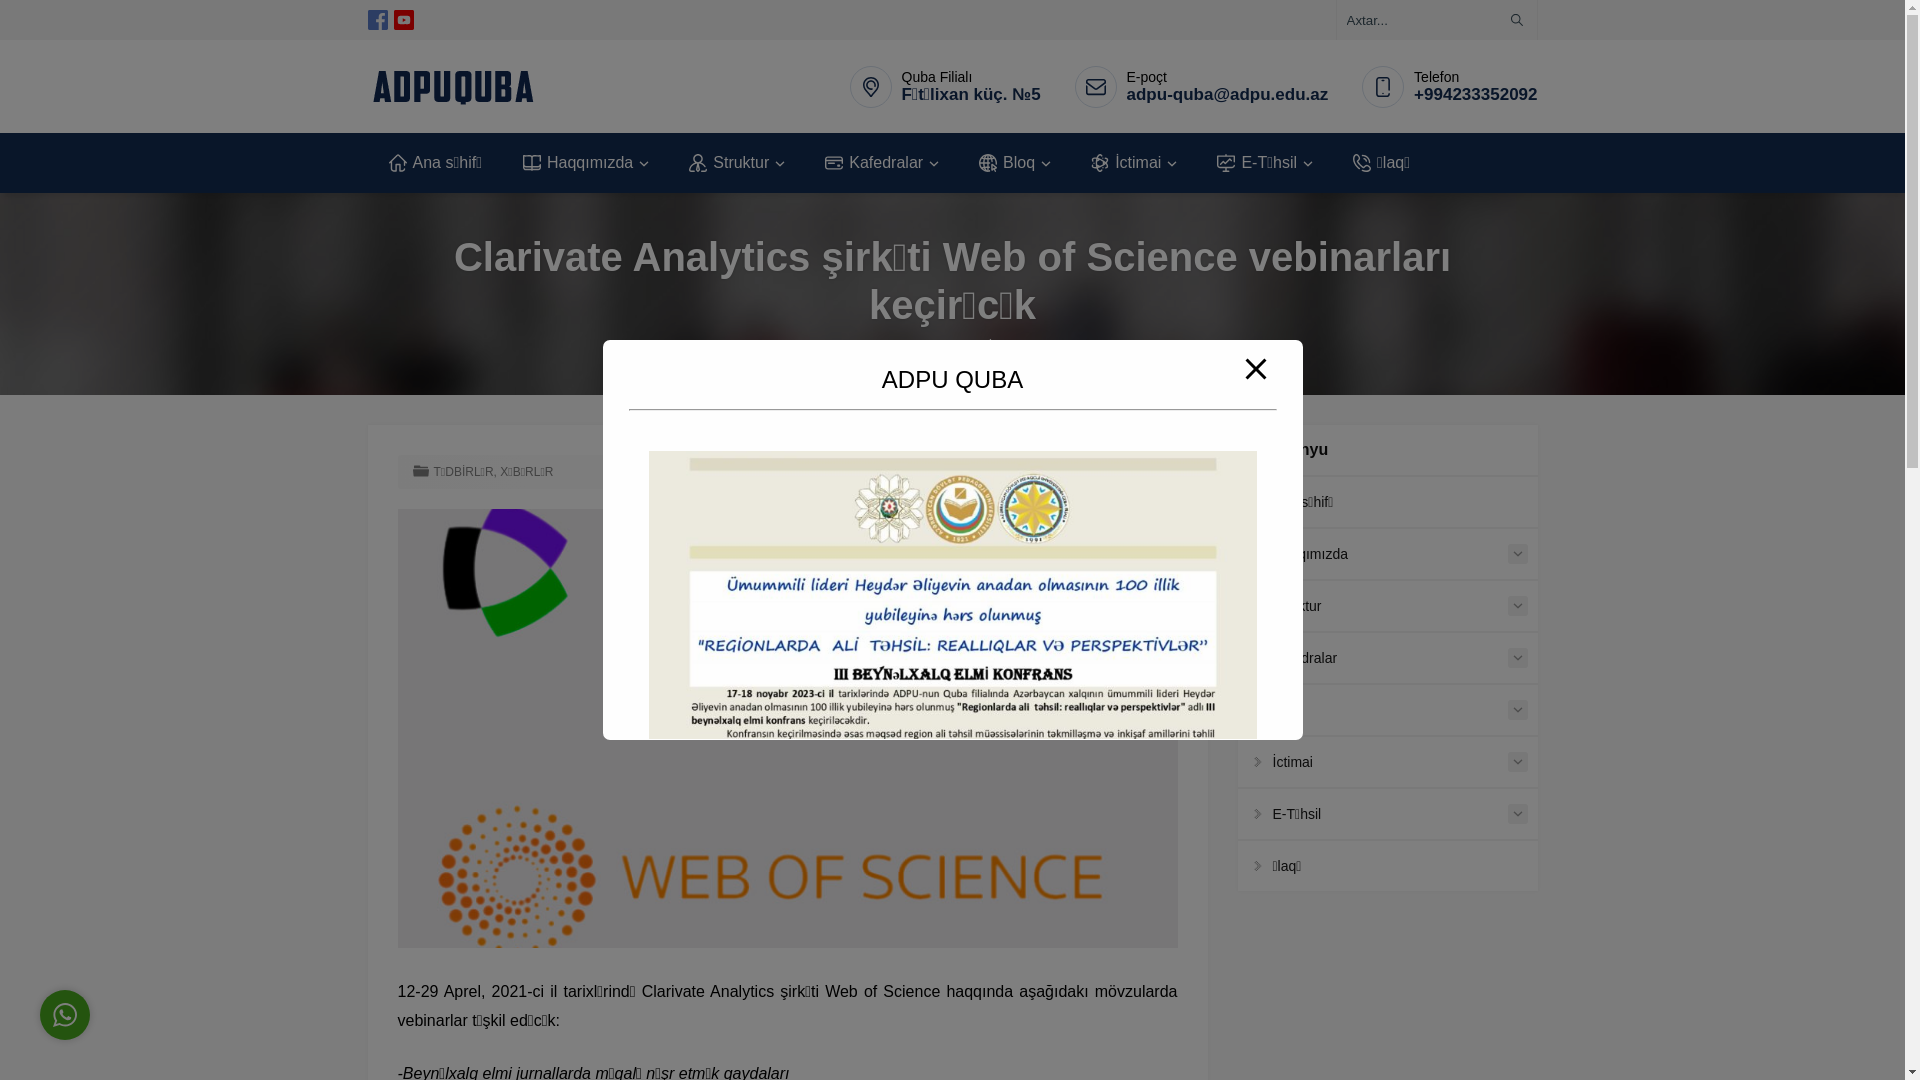  What do you see at coordinates (1227, 93) in the screenshot?
I see `'adpu-quba@adpu.edu.az'` at bounding box center [1227, 93].